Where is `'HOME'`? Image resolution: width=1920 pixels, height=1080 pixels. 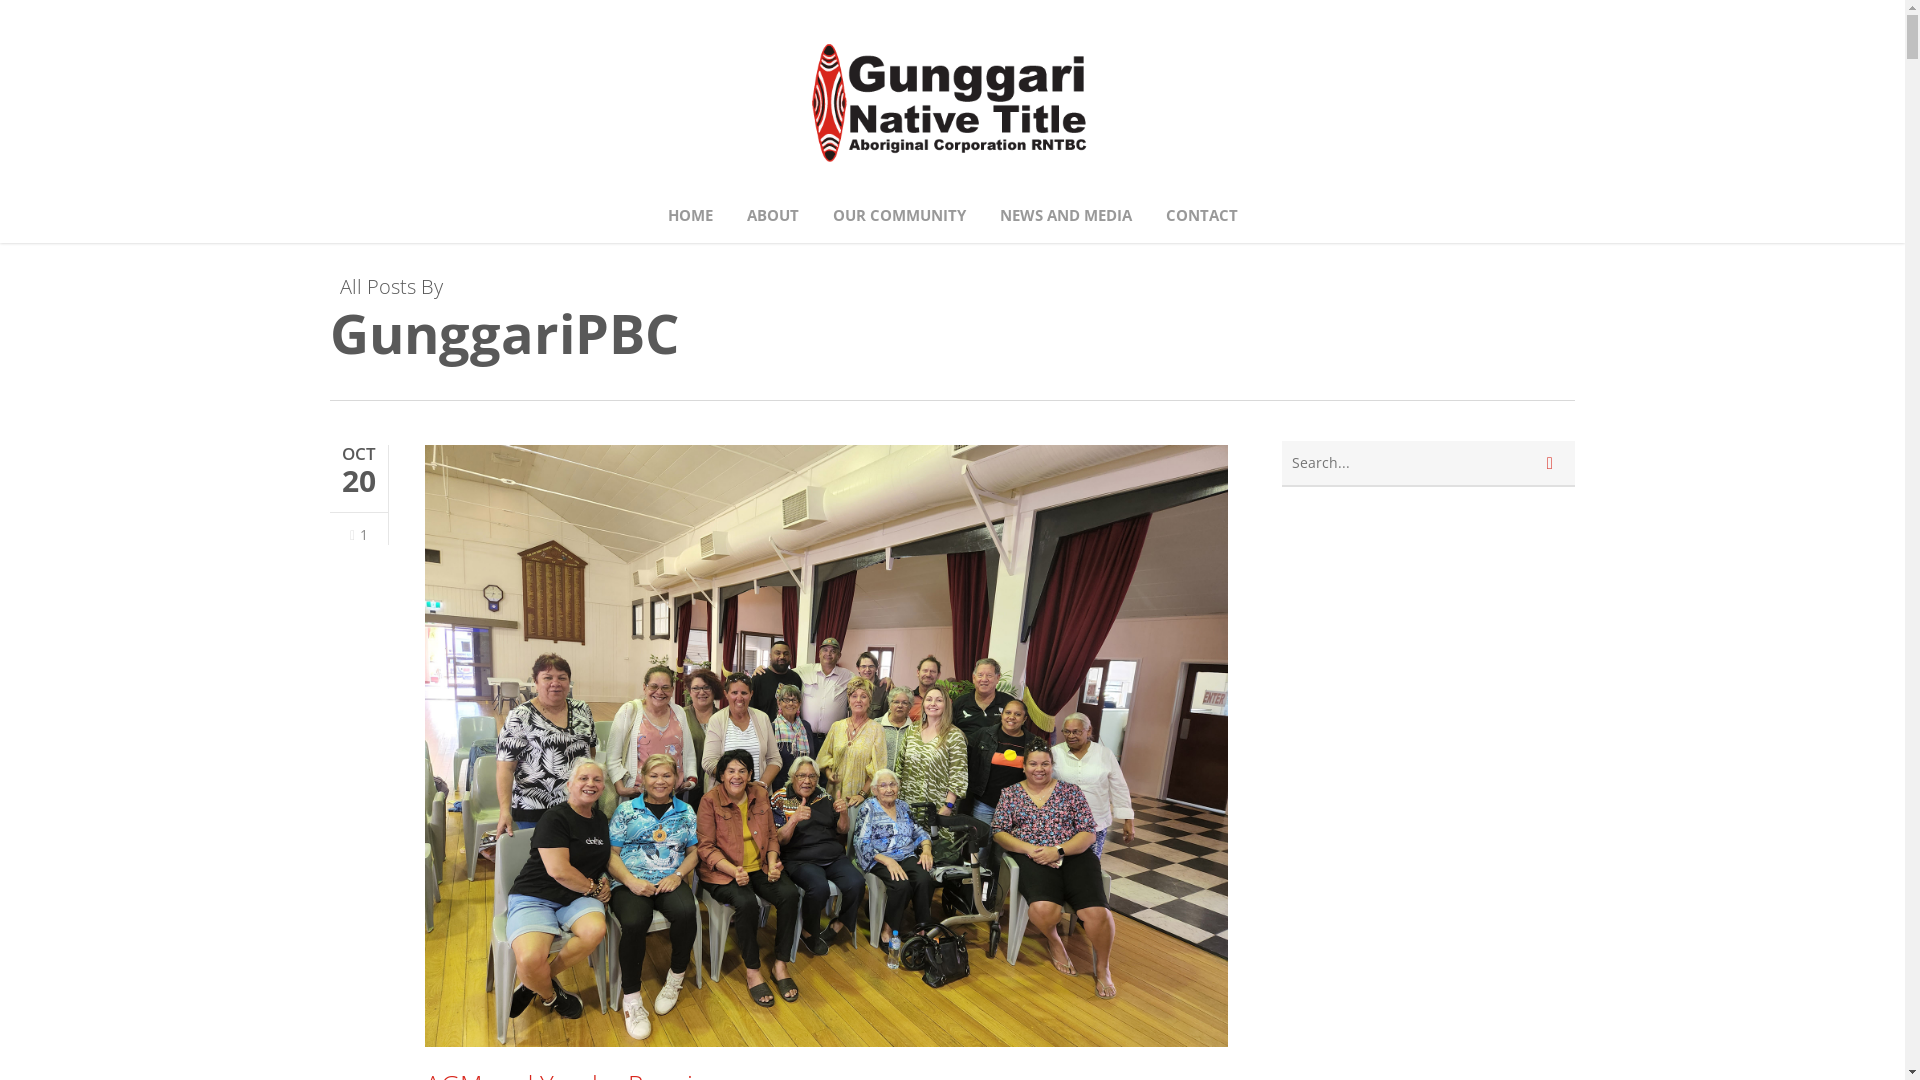 'HOME' is located at coordinates (690, 215).